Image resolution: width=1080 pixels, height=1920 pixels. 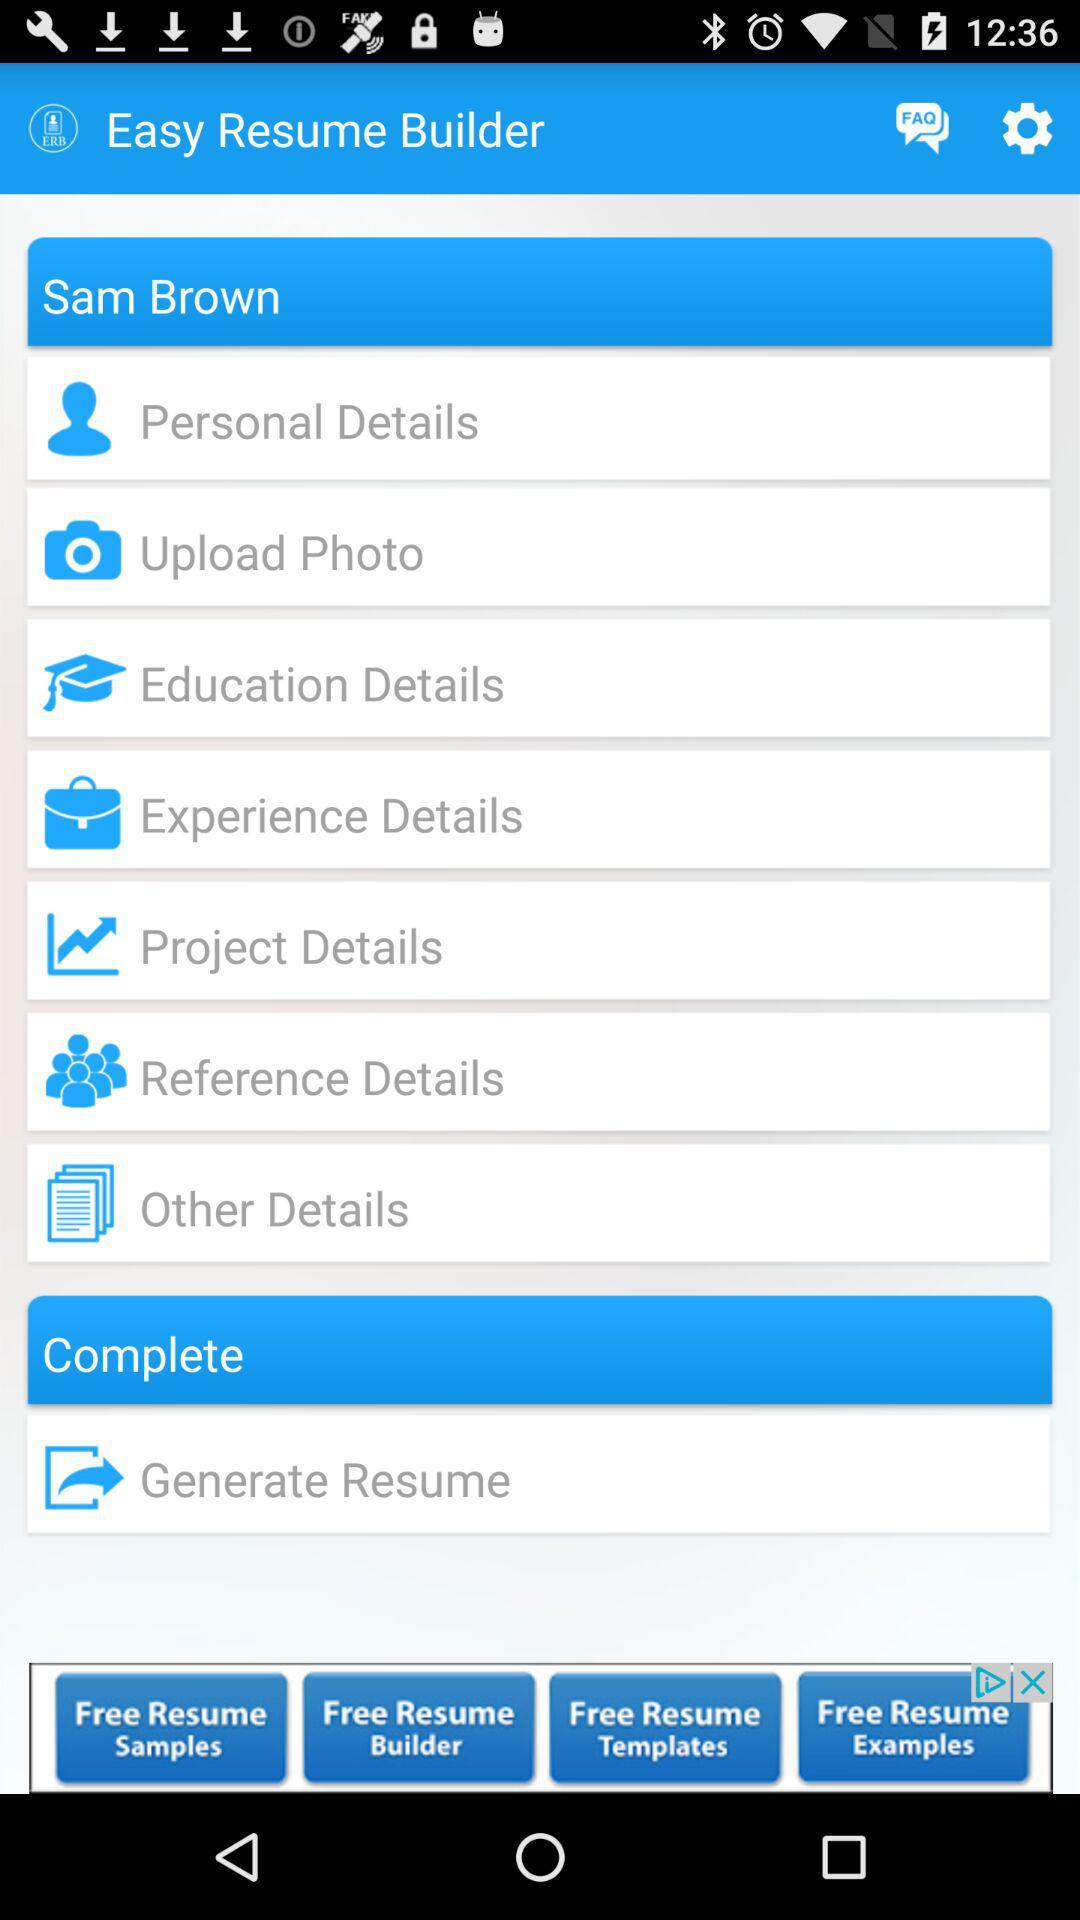 I want to click on display advertisement, so click(x=540, y=1727).